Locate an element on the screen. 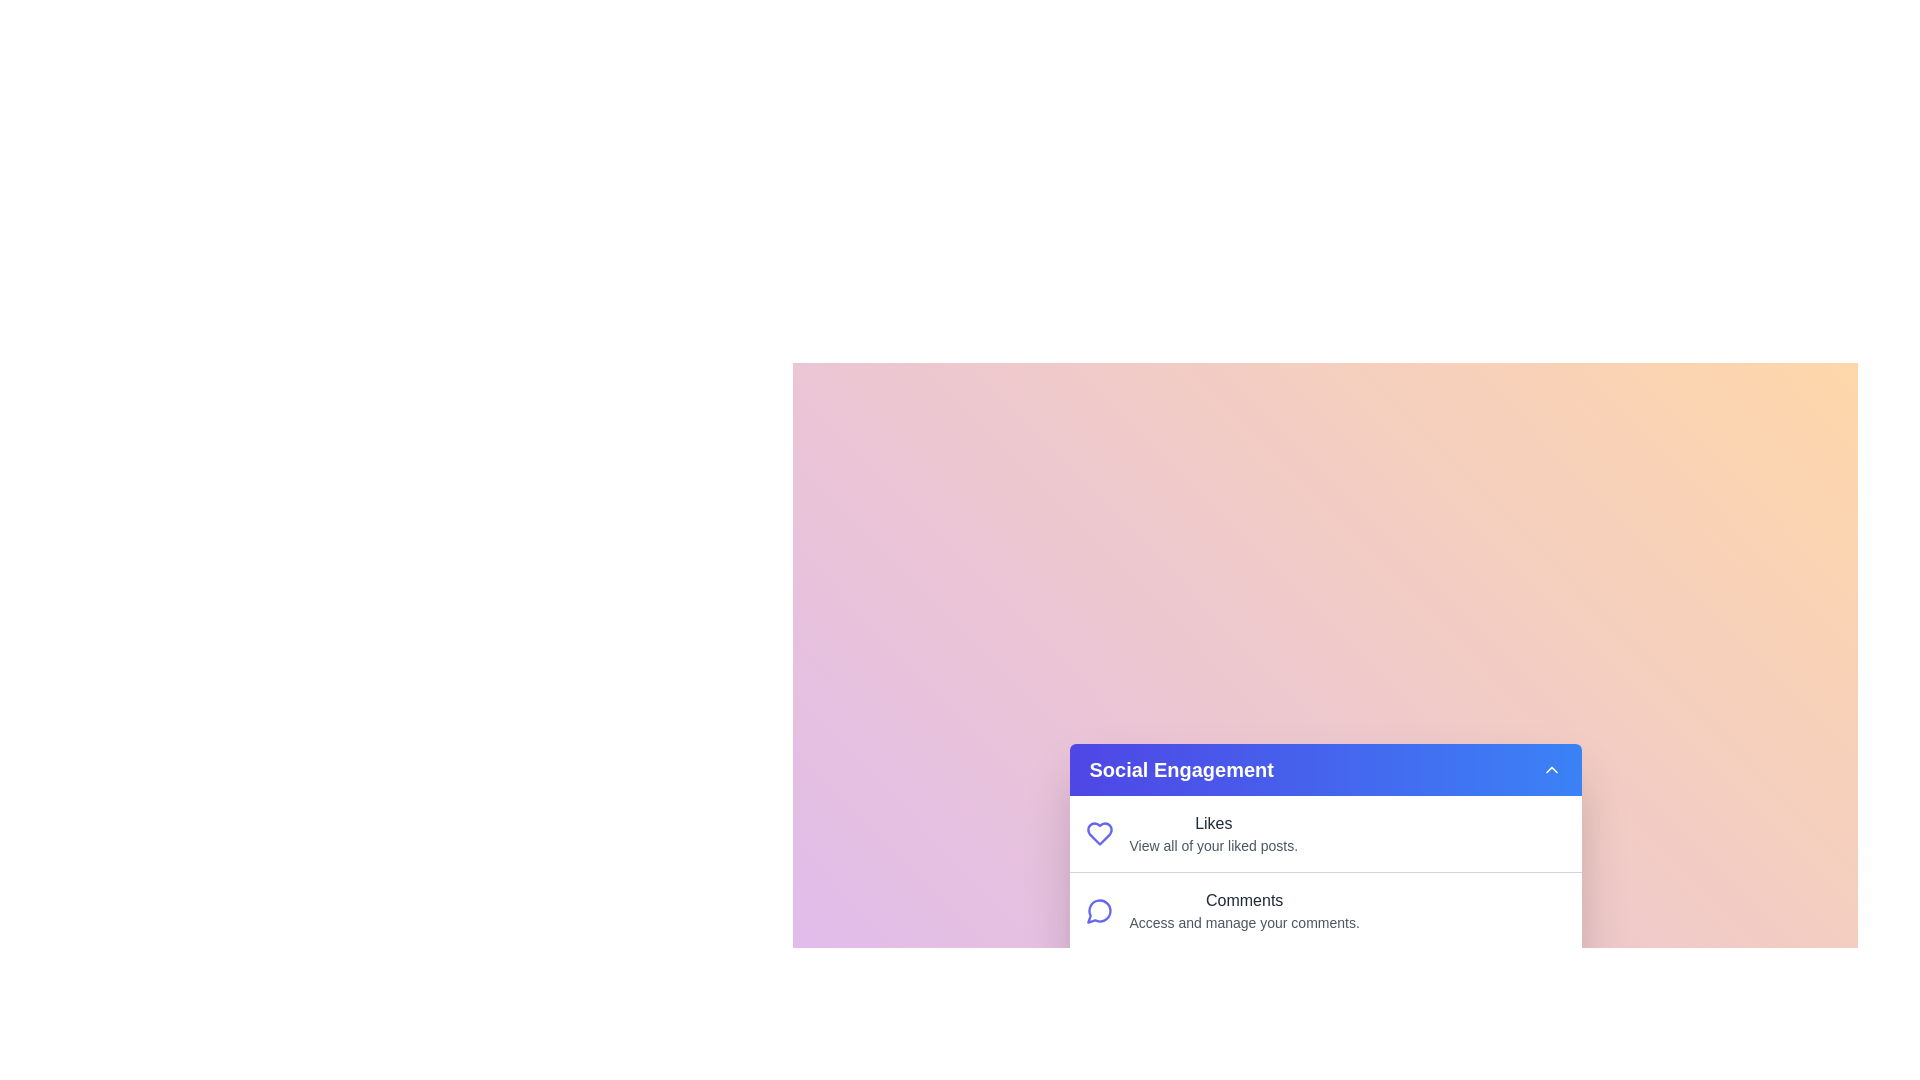 The height and width of the screenshot is (1080, 1920). the menu item Likes to highlight it is located at coordinates (1325, 833).